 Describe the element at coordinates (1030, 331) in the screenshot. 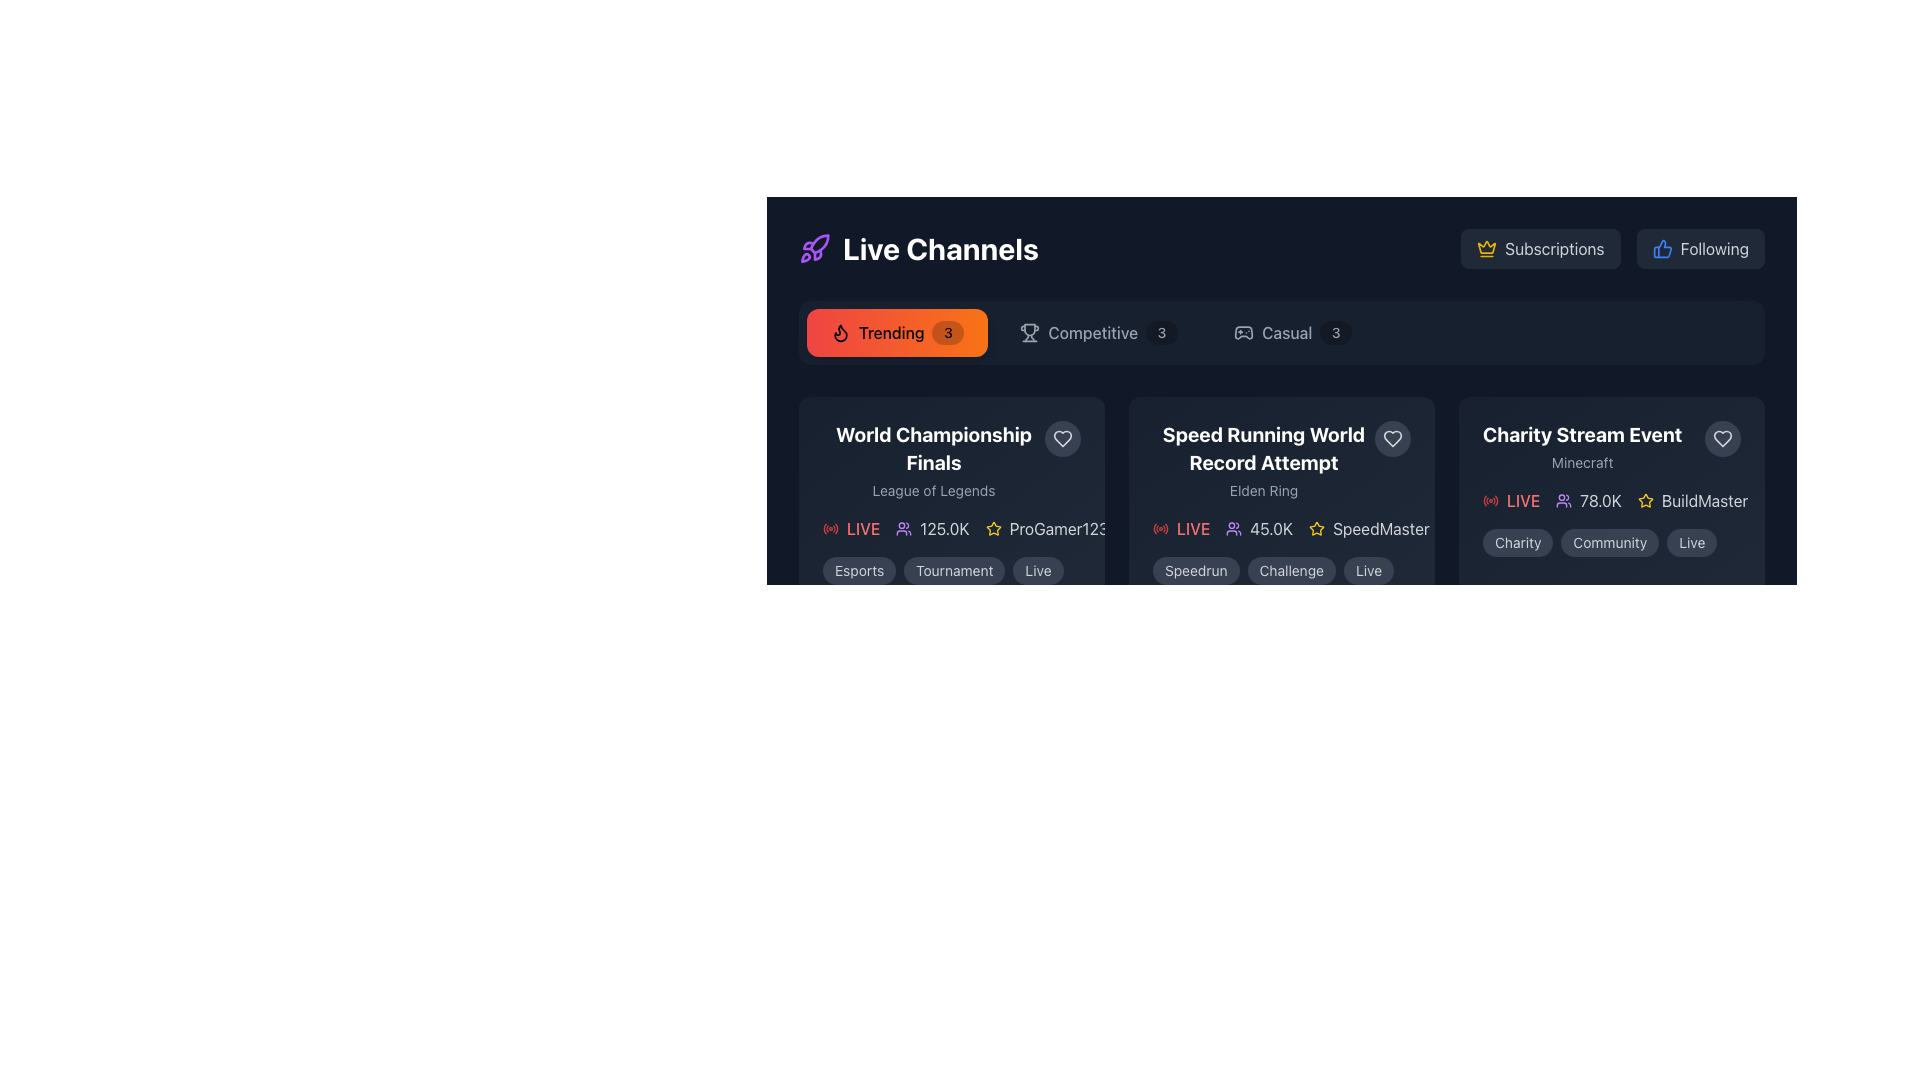

I see `the trophy icon representing the 'Competitive' category, which is located inside a button labeled 'Competitive' with a numeric badge '3'` at that location.